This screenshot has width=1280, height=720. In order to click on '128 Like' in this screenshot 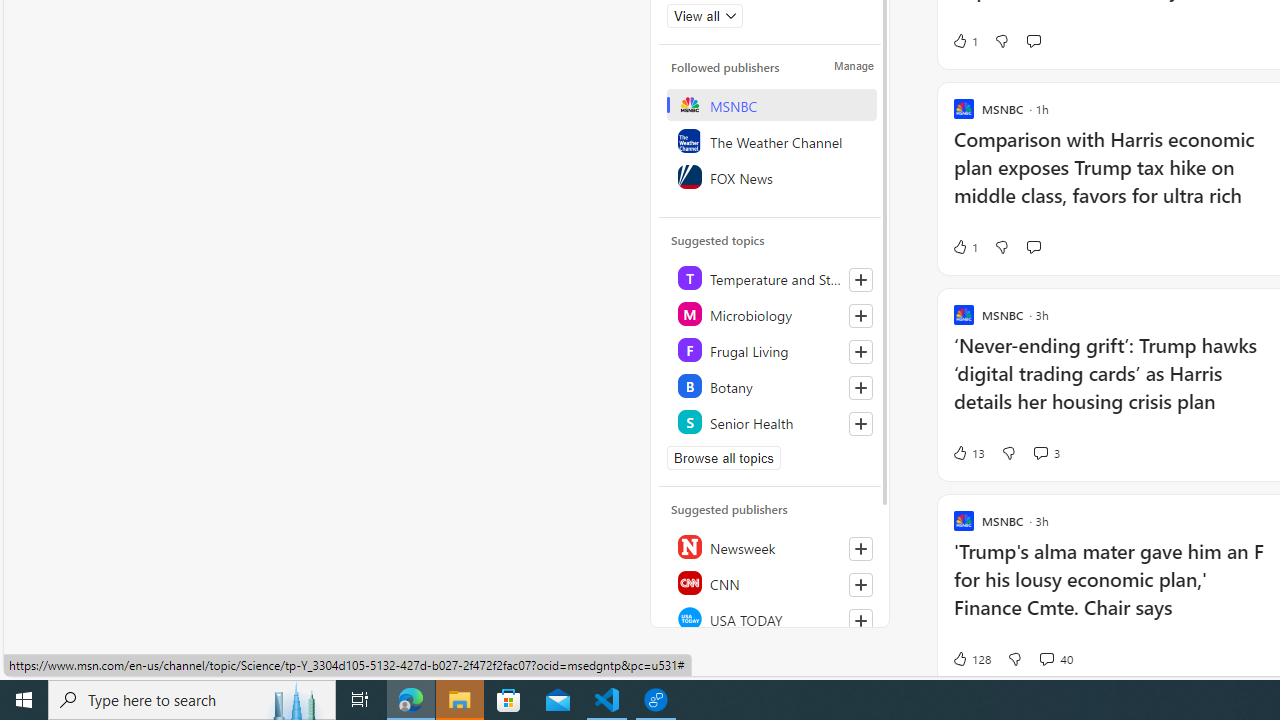, I will do `click(970, 659)`.